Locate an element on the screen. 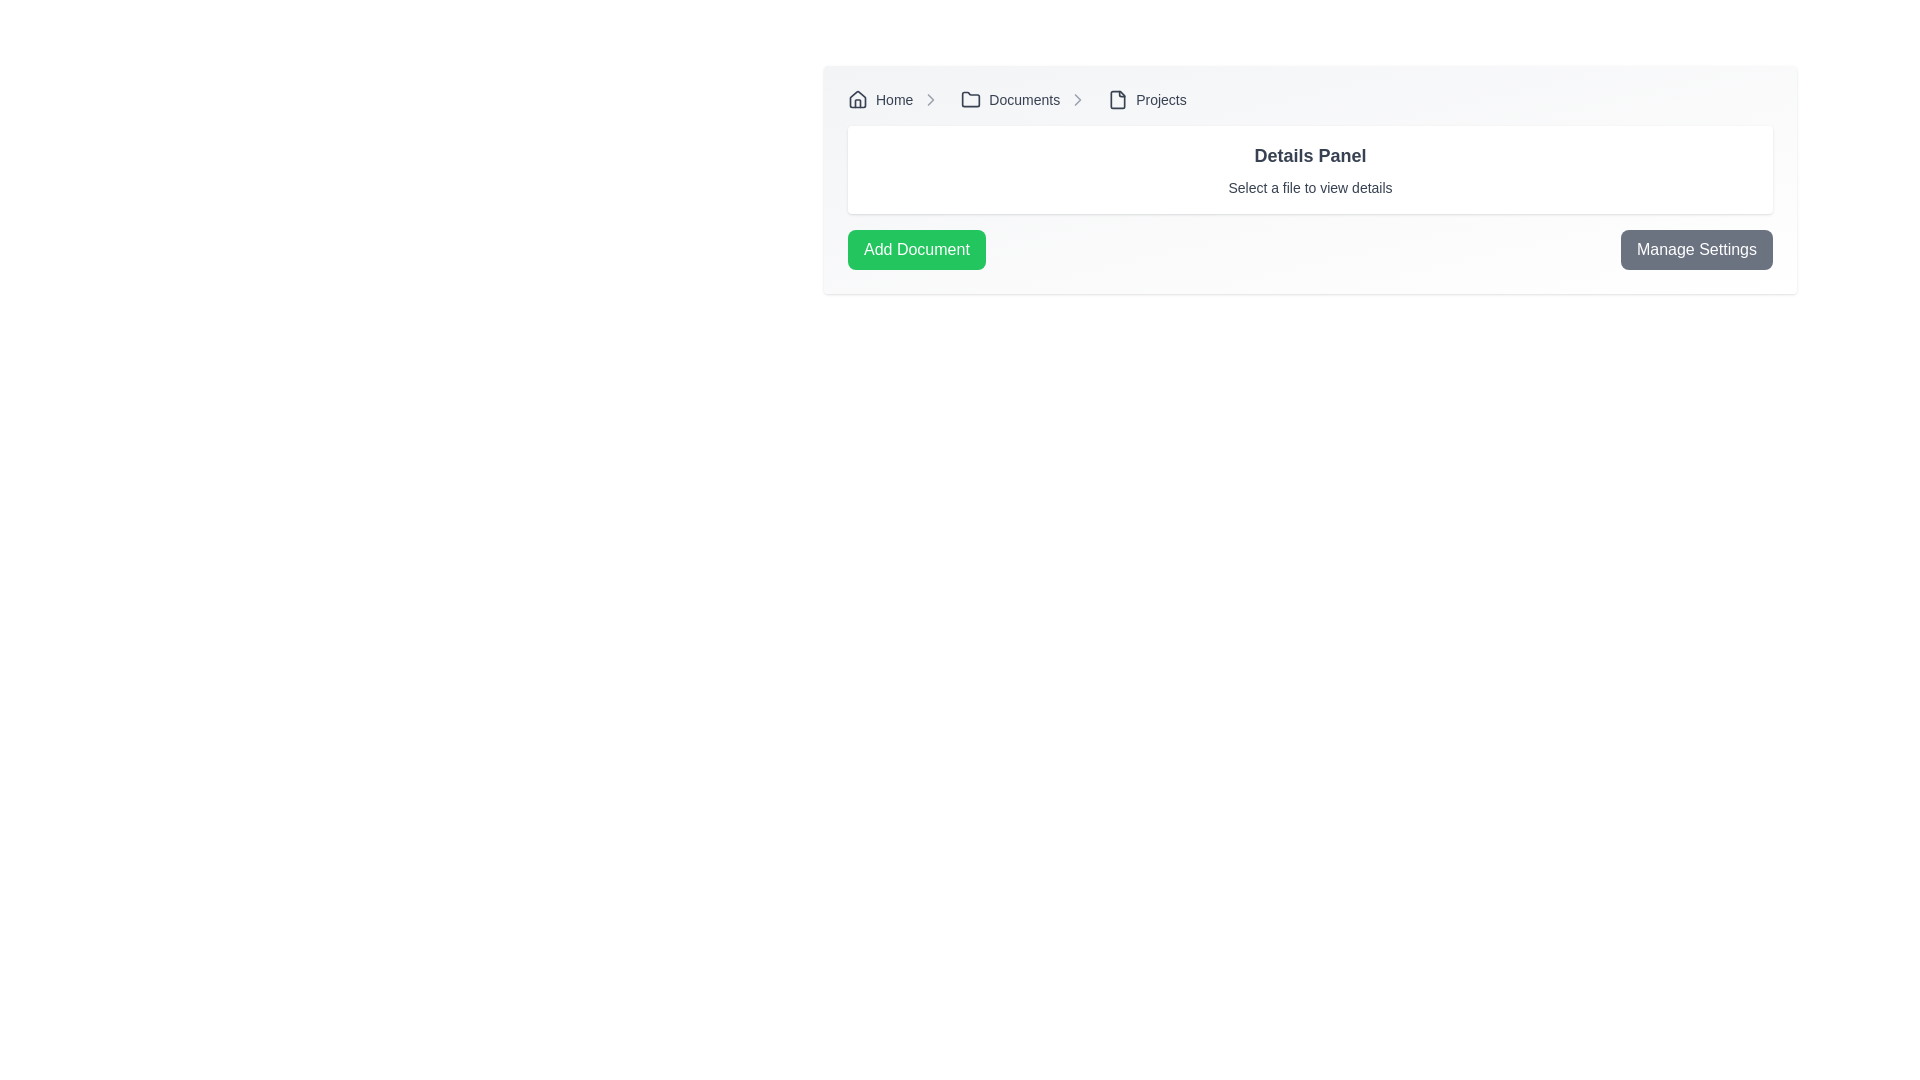 The image size is (1920, 1080). the clickable navigation link in the breadcrumb trail is located at coordinates (1028, 100).